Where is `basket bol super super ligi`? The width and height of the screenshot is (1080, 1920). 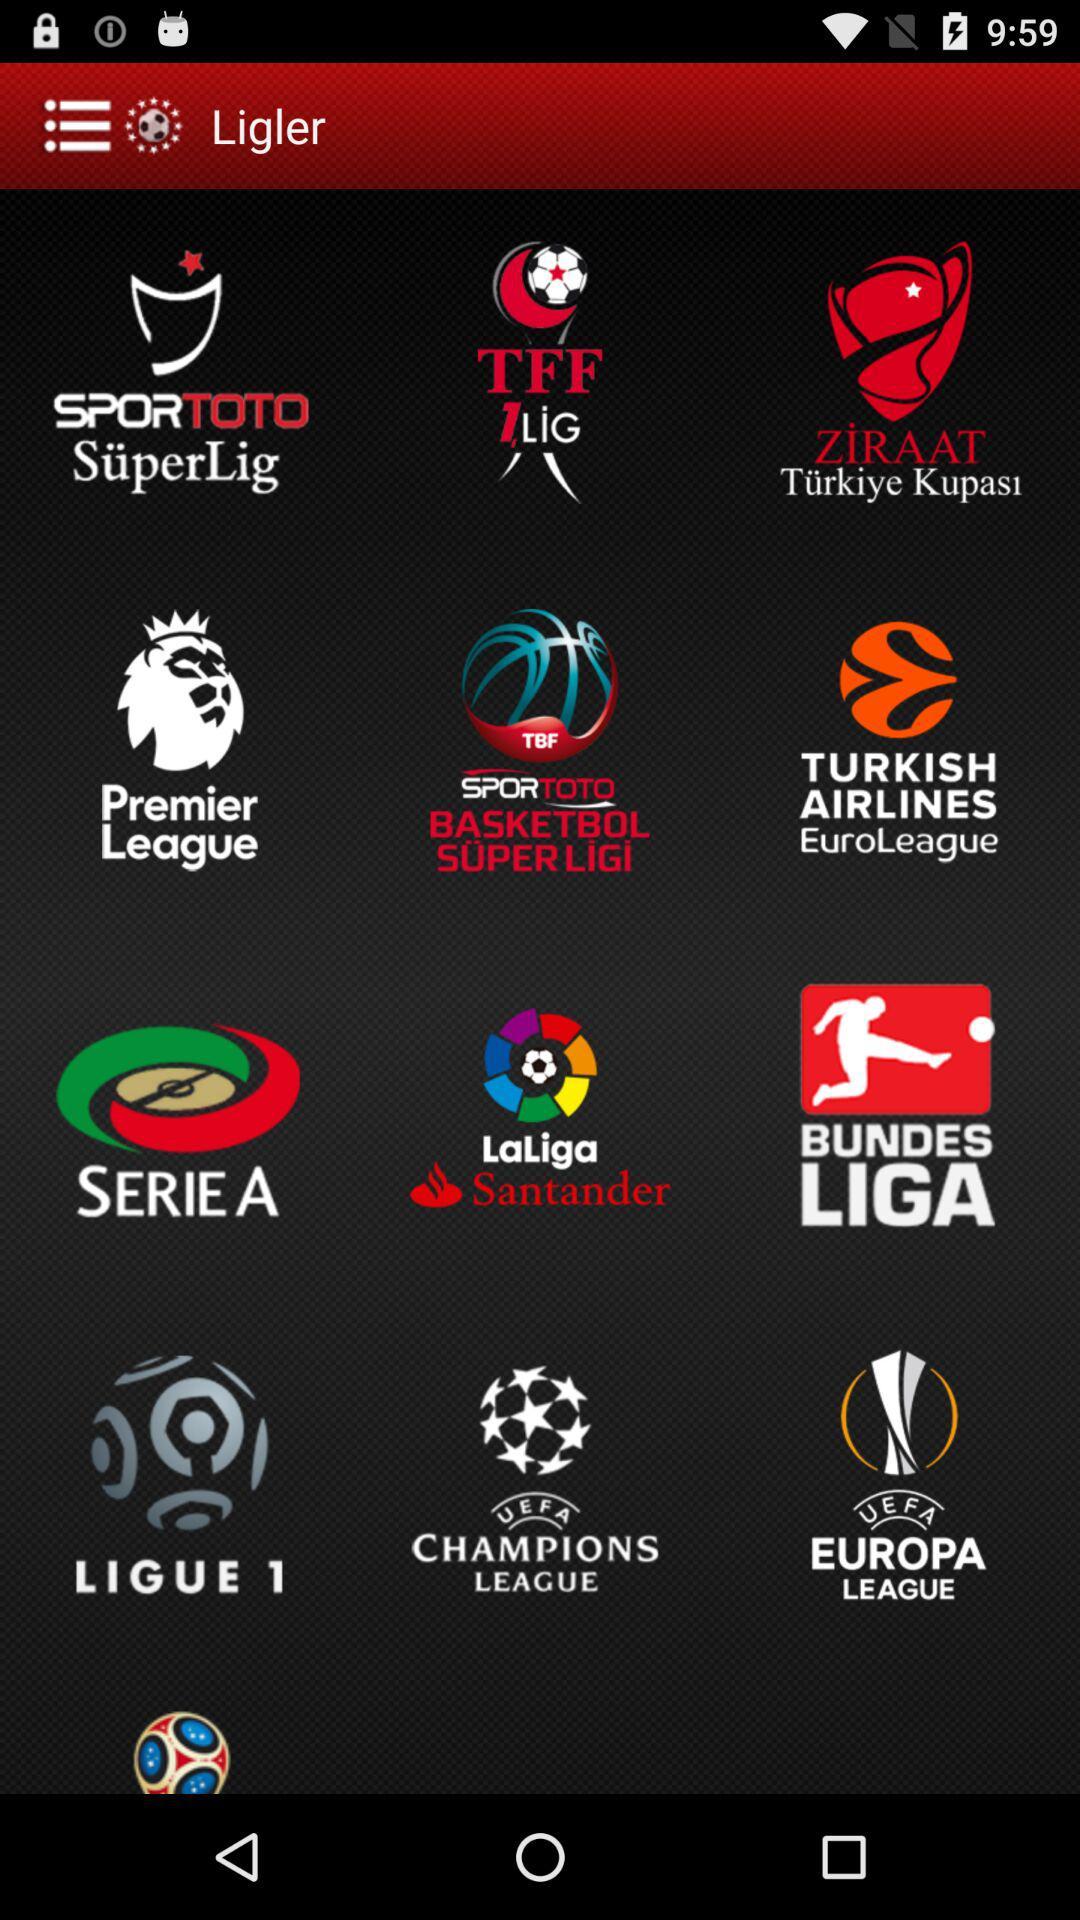
basket bol super super ligi is located at coordinates (540, 739).